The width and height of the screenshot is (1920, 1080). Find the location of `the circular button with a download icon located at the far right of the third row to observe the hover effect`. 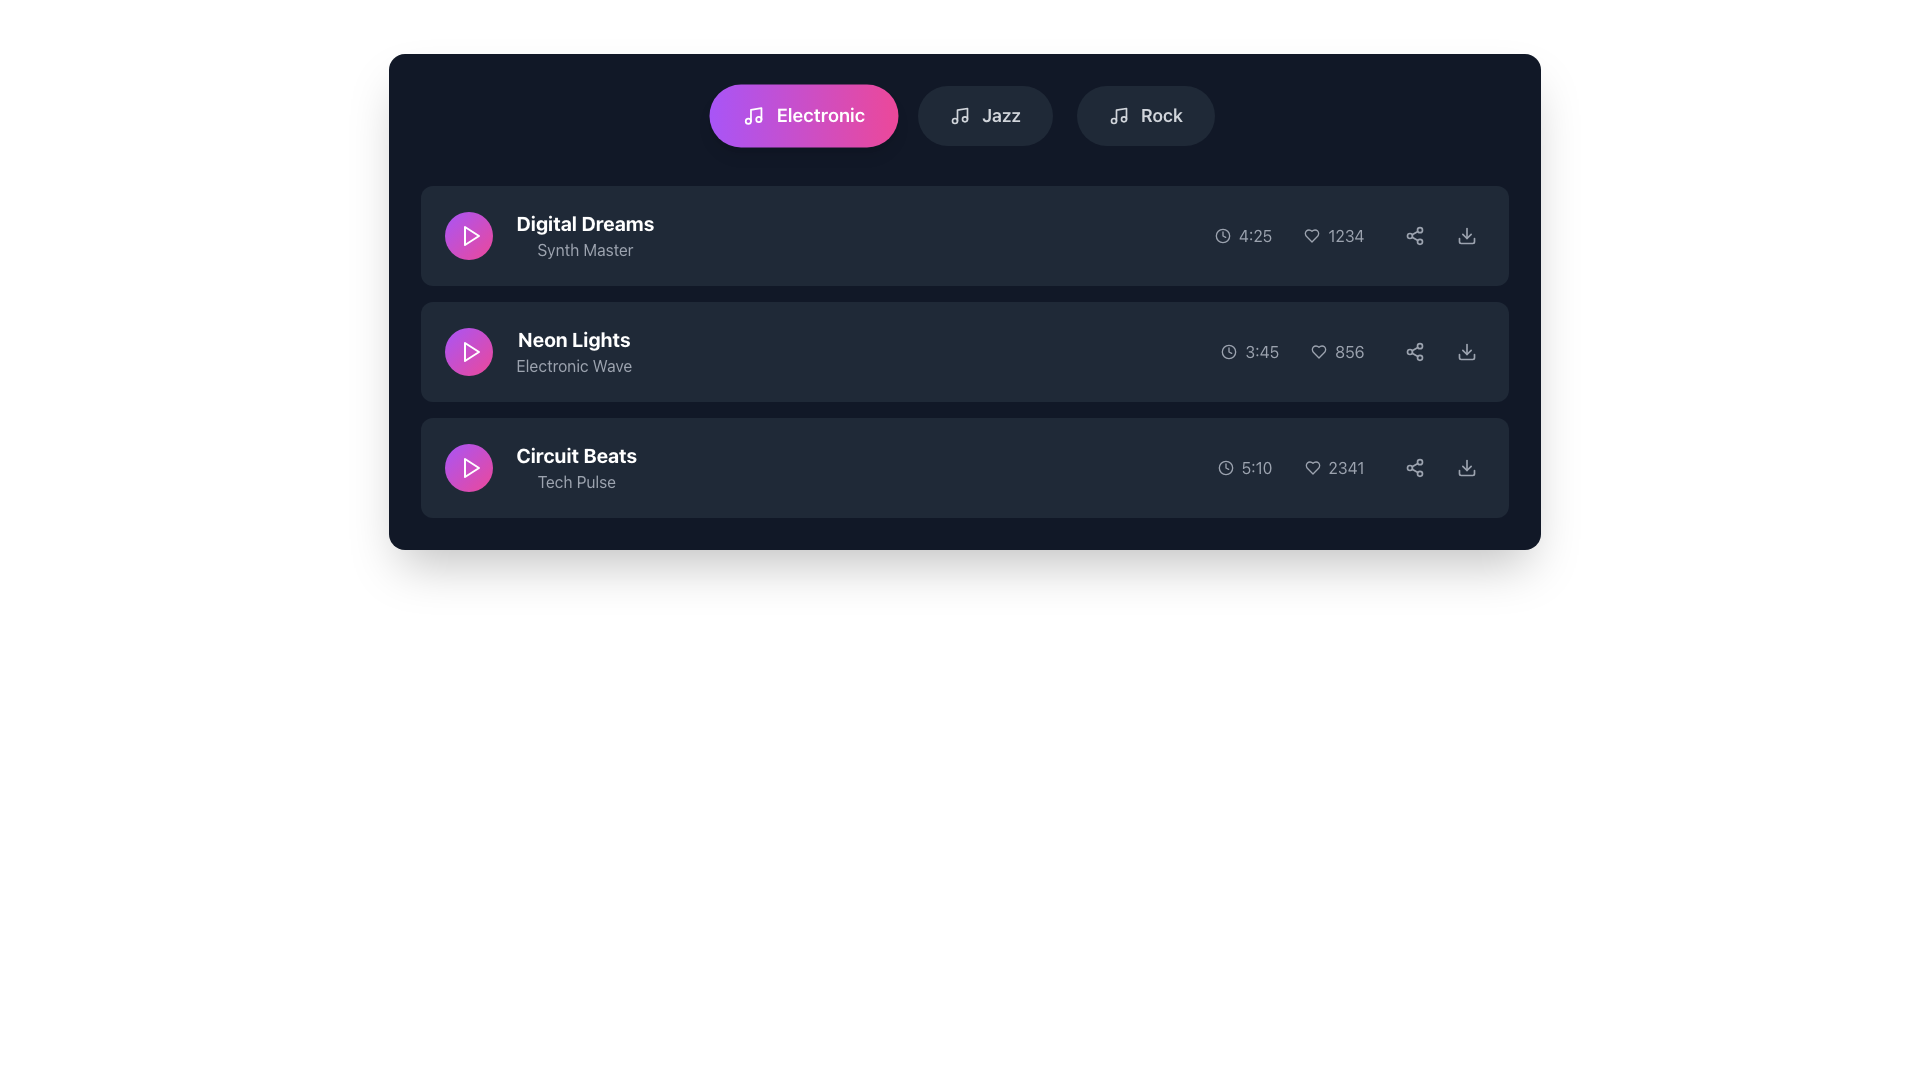

the circular button with a download icon located at the far right of the third row to observe the hover effect is located at coordinates (1466, 467).